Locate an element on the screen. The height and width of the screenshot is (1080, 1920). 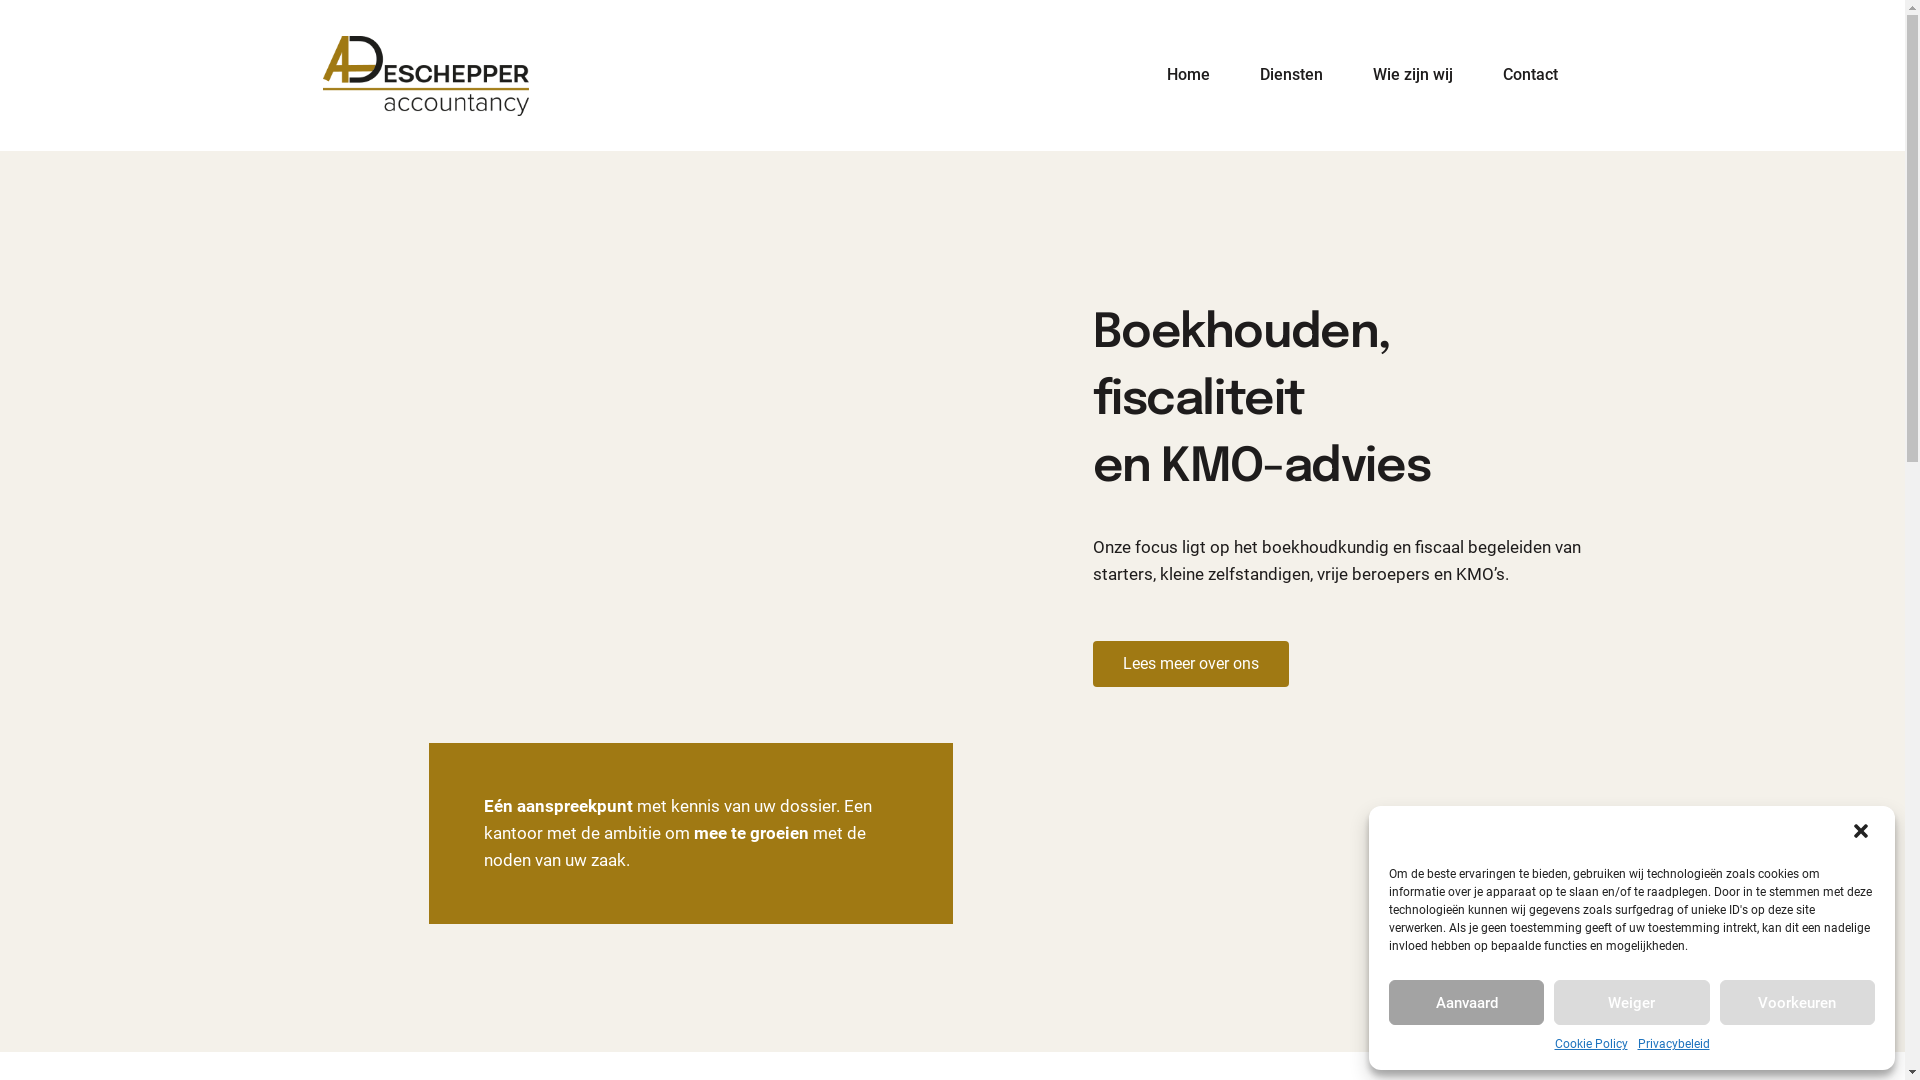
'Lees meer over ons' is located at coordinates (1090, 663).